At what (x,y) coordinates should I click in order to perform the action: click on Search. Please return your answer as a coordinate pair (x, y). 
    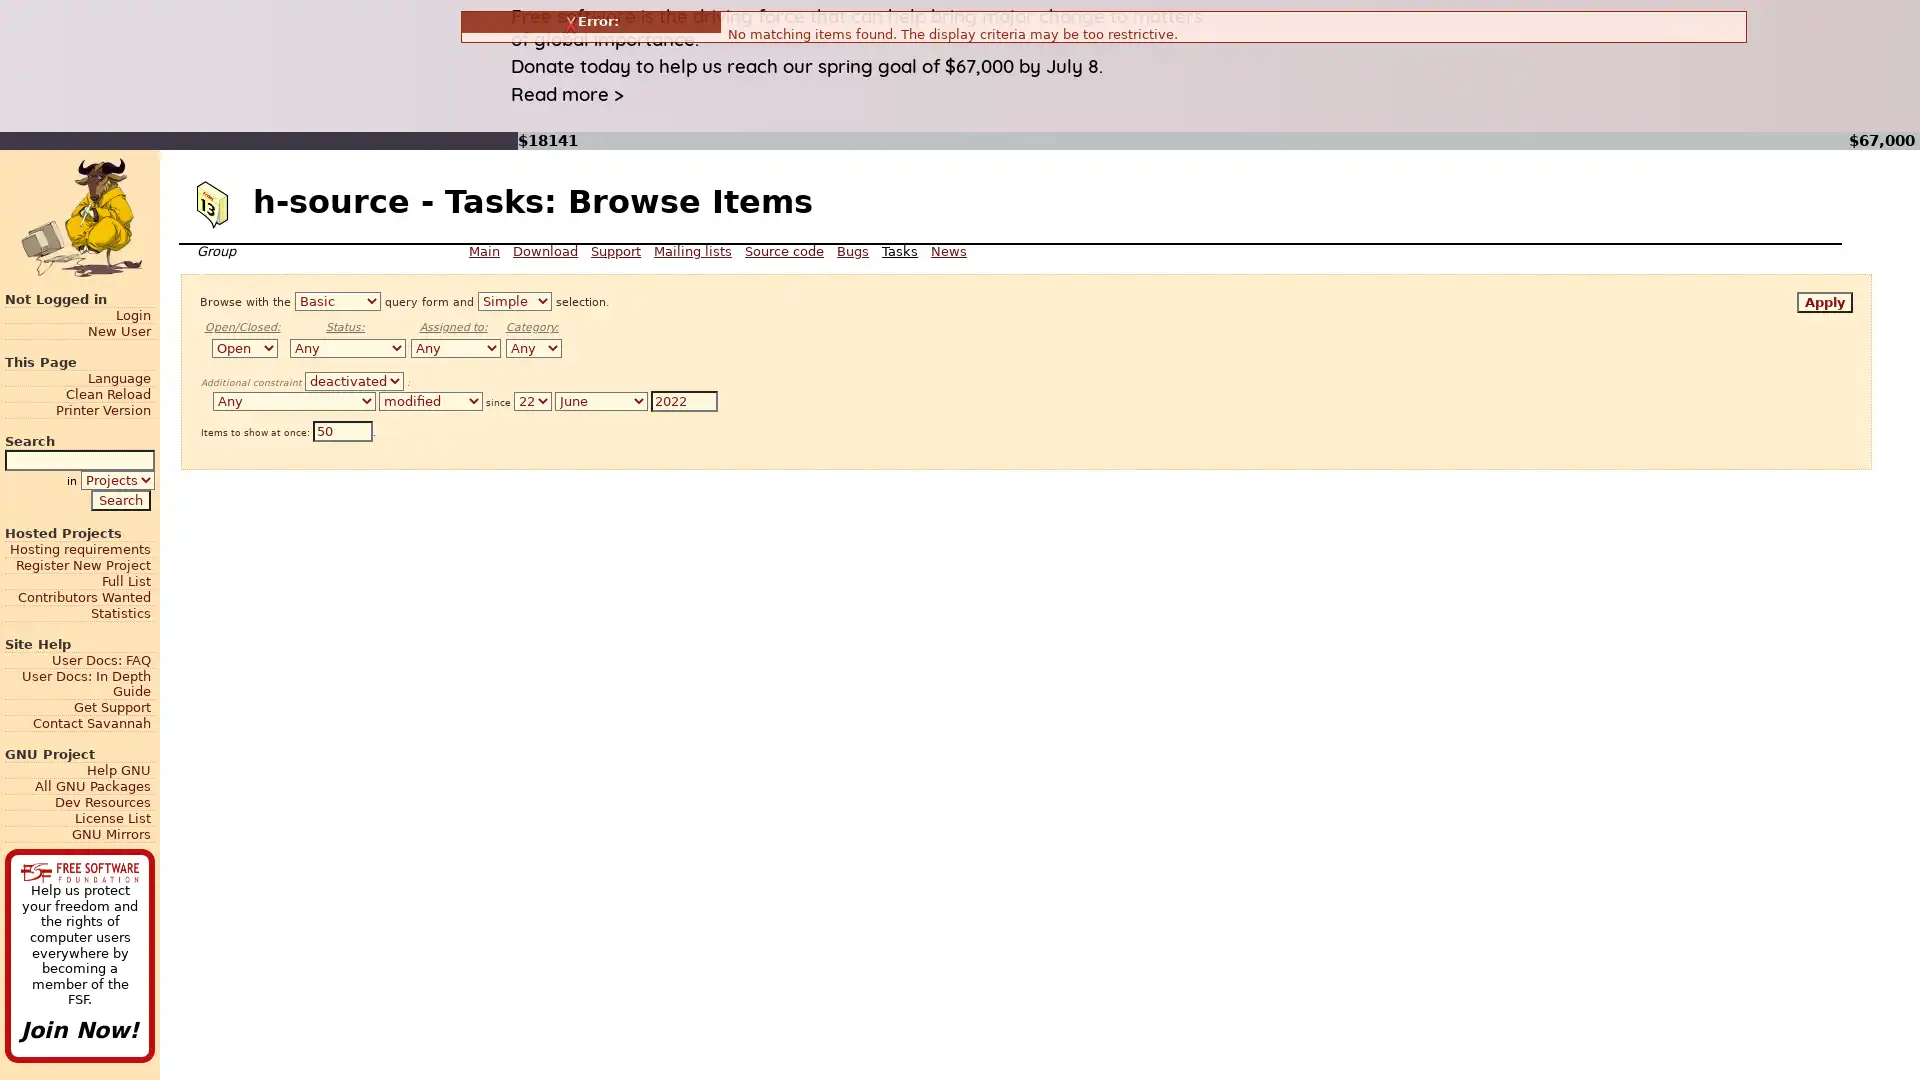
    Looking at the image, I should click on (119, 498).